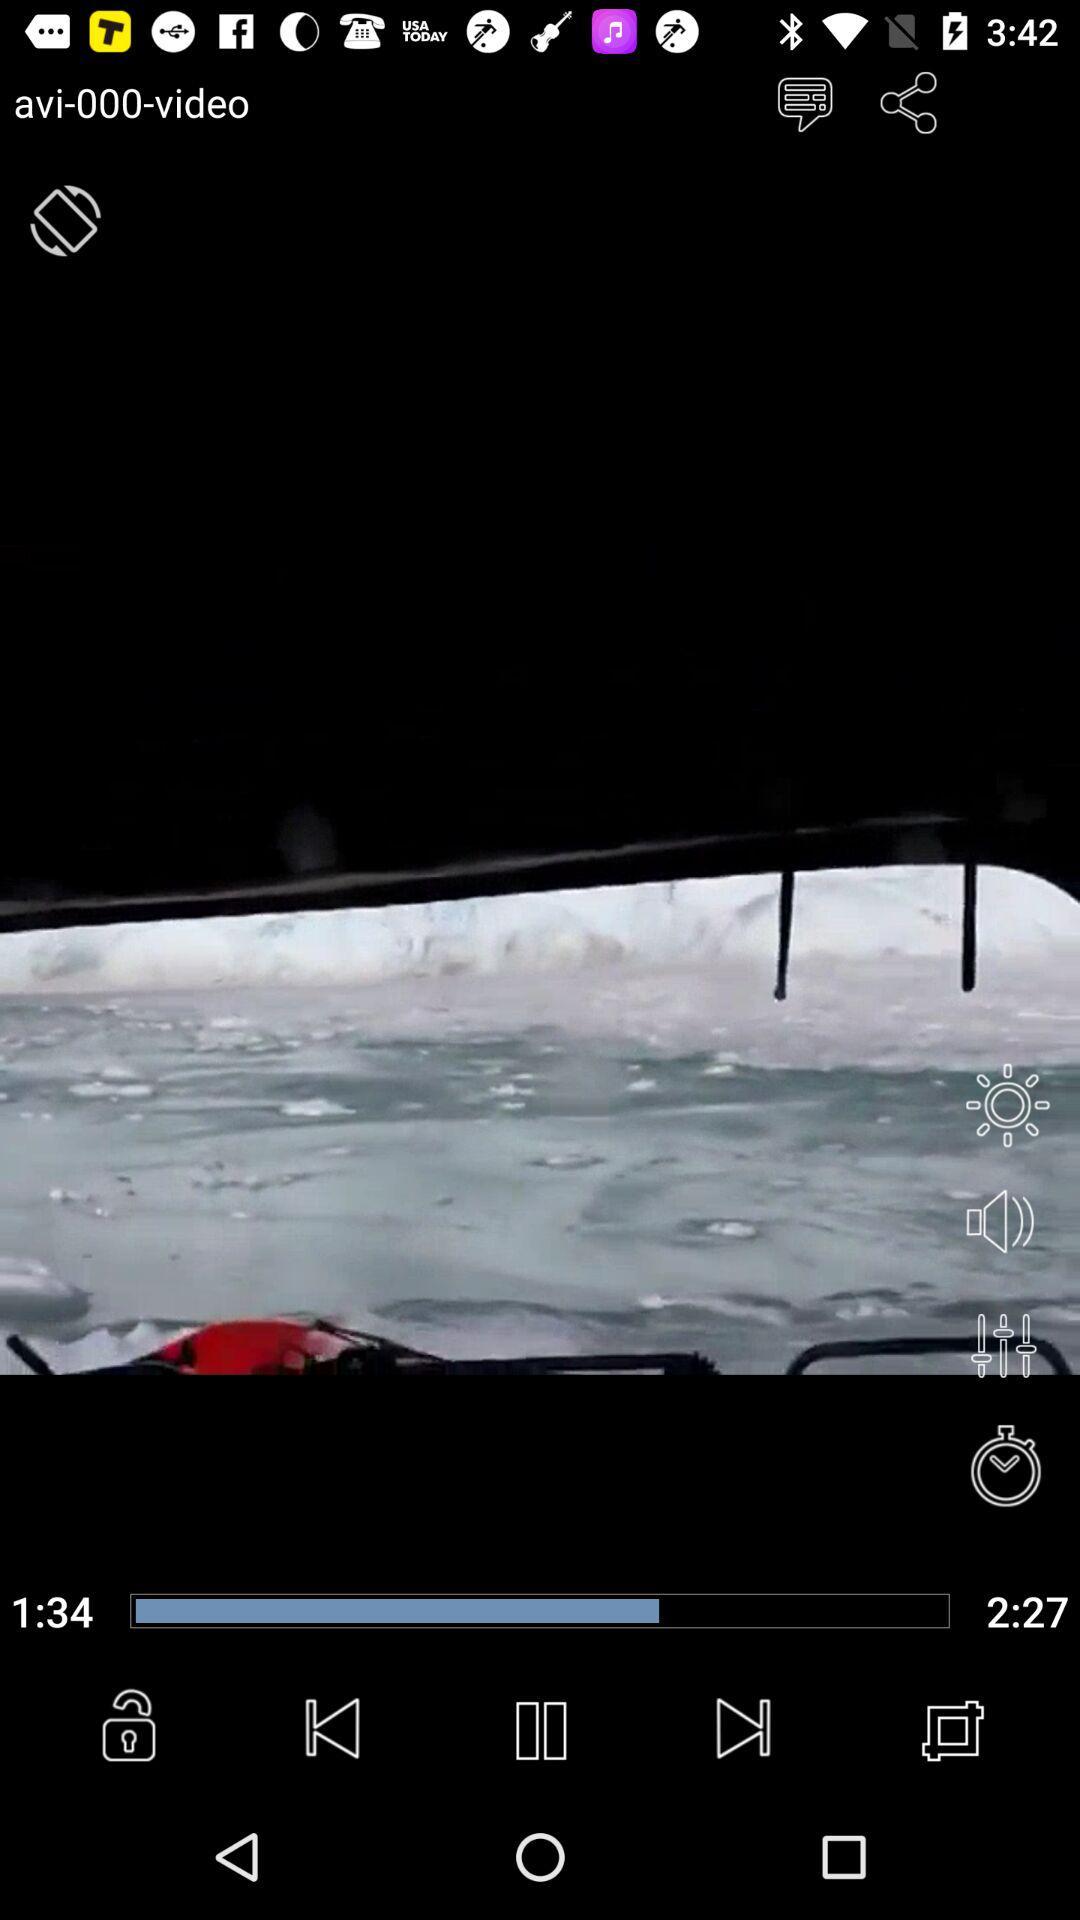  I want to click on the timer icon, so click(1007, 1468).